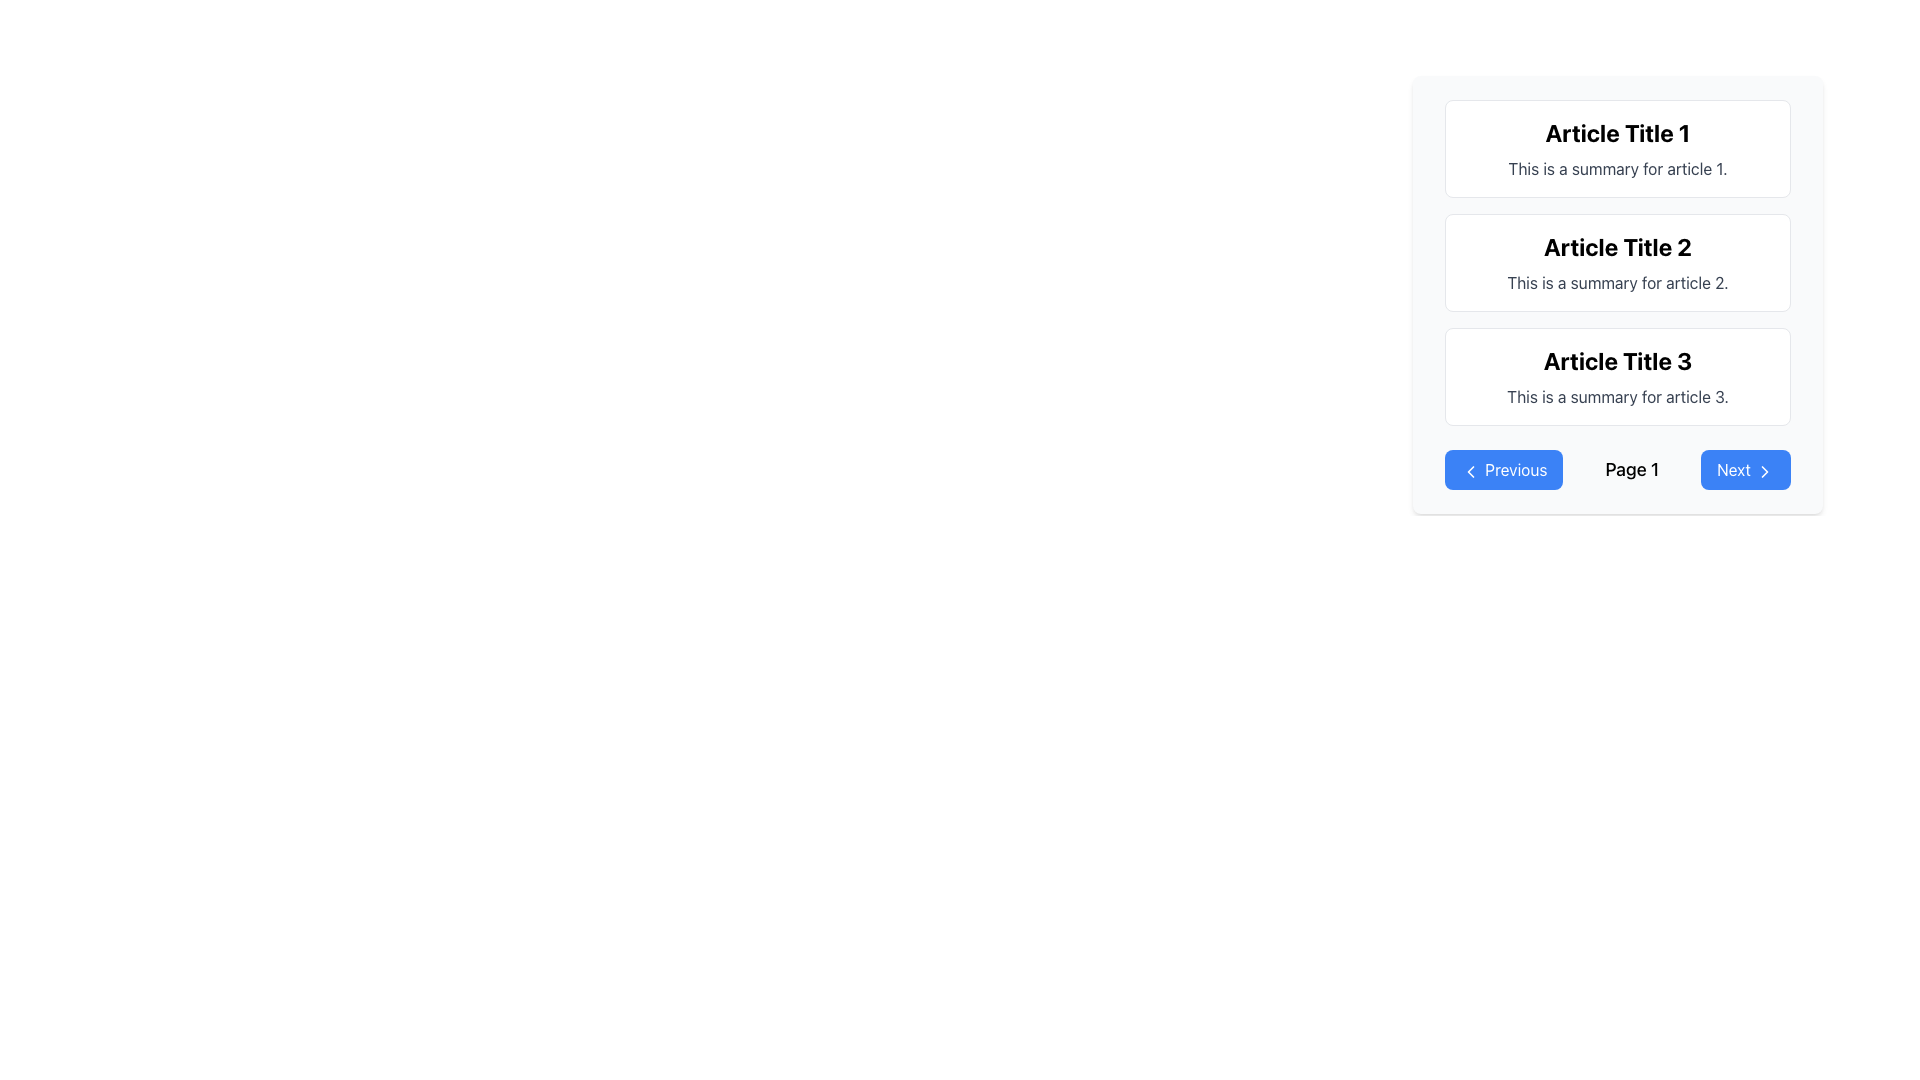 The image size is (1920, 1080). Describe the element at coordinates (1765, 471) in the screenshot. I see `the icon located at the far right of the 'Next' button, adjacent to the label 'Next'` at that location.